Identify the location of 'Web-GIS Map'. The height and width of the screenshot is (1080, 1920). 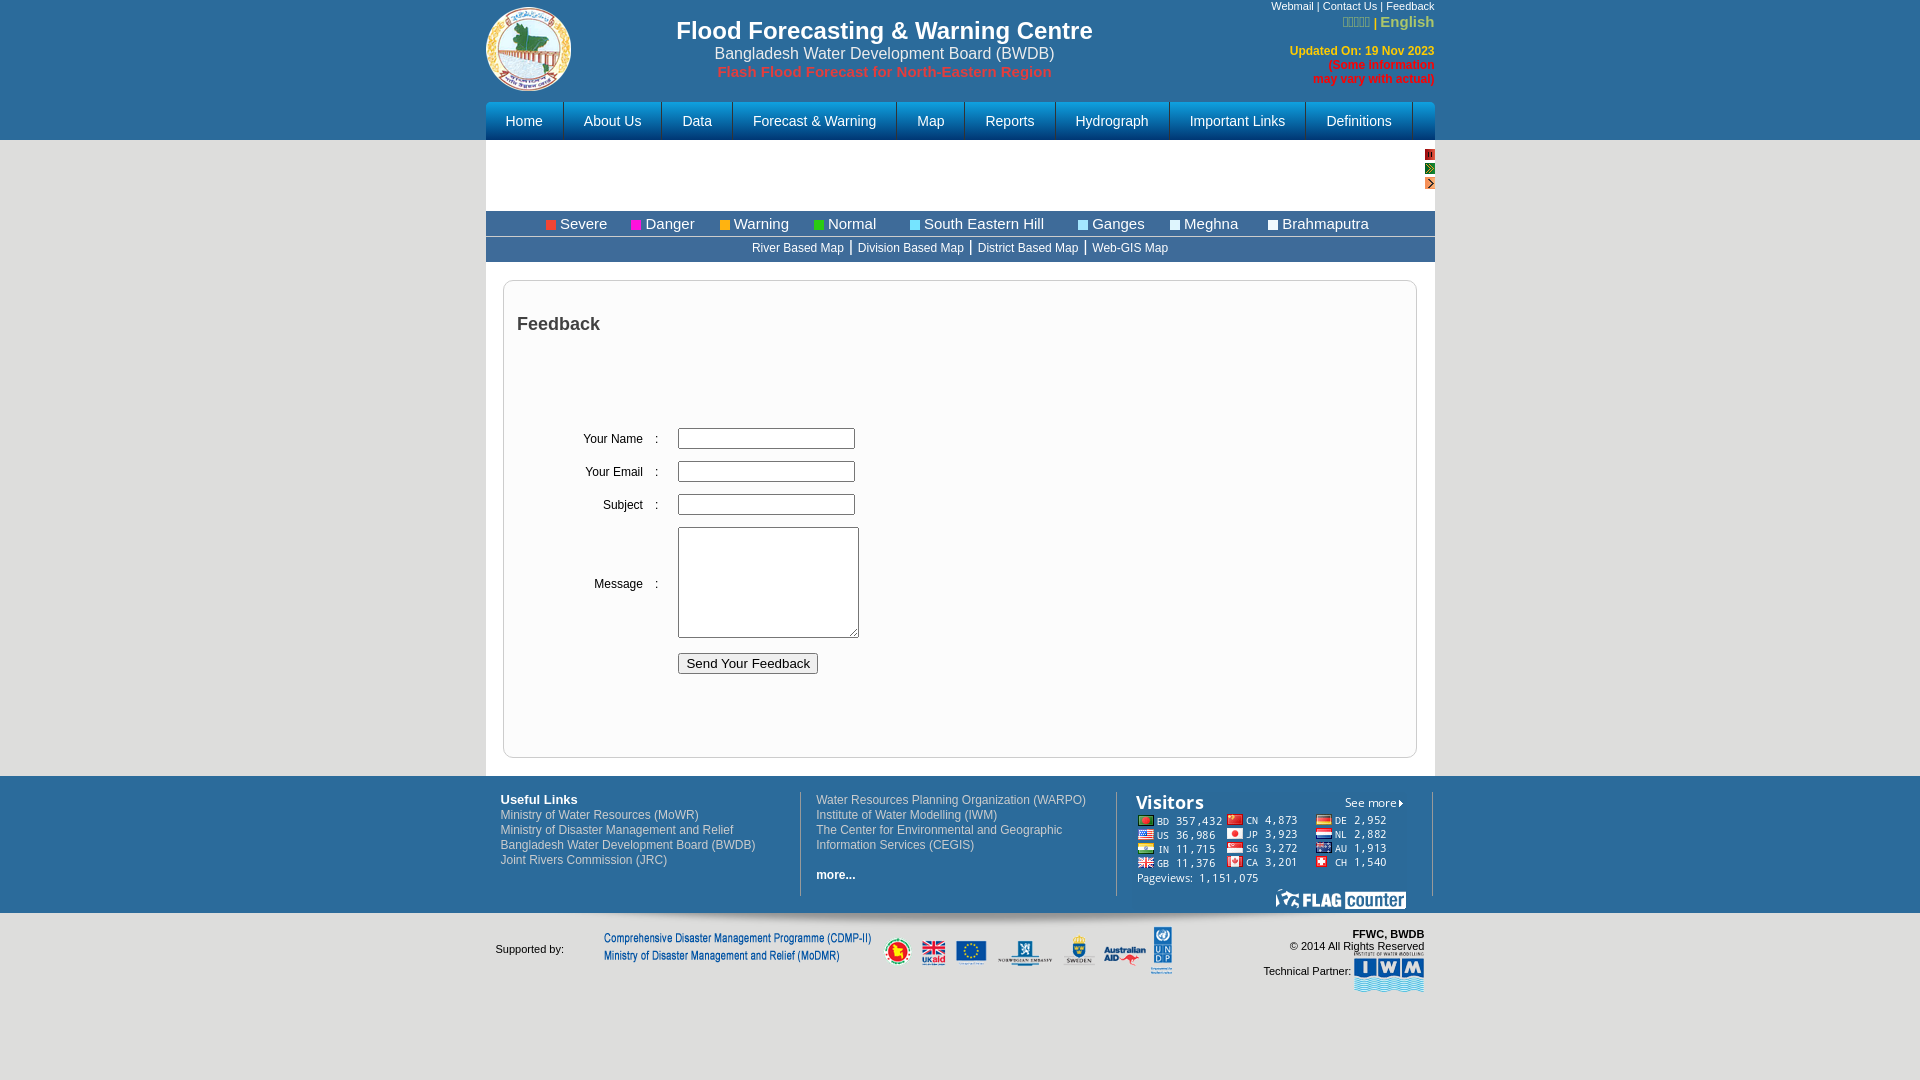
(1129, 246).